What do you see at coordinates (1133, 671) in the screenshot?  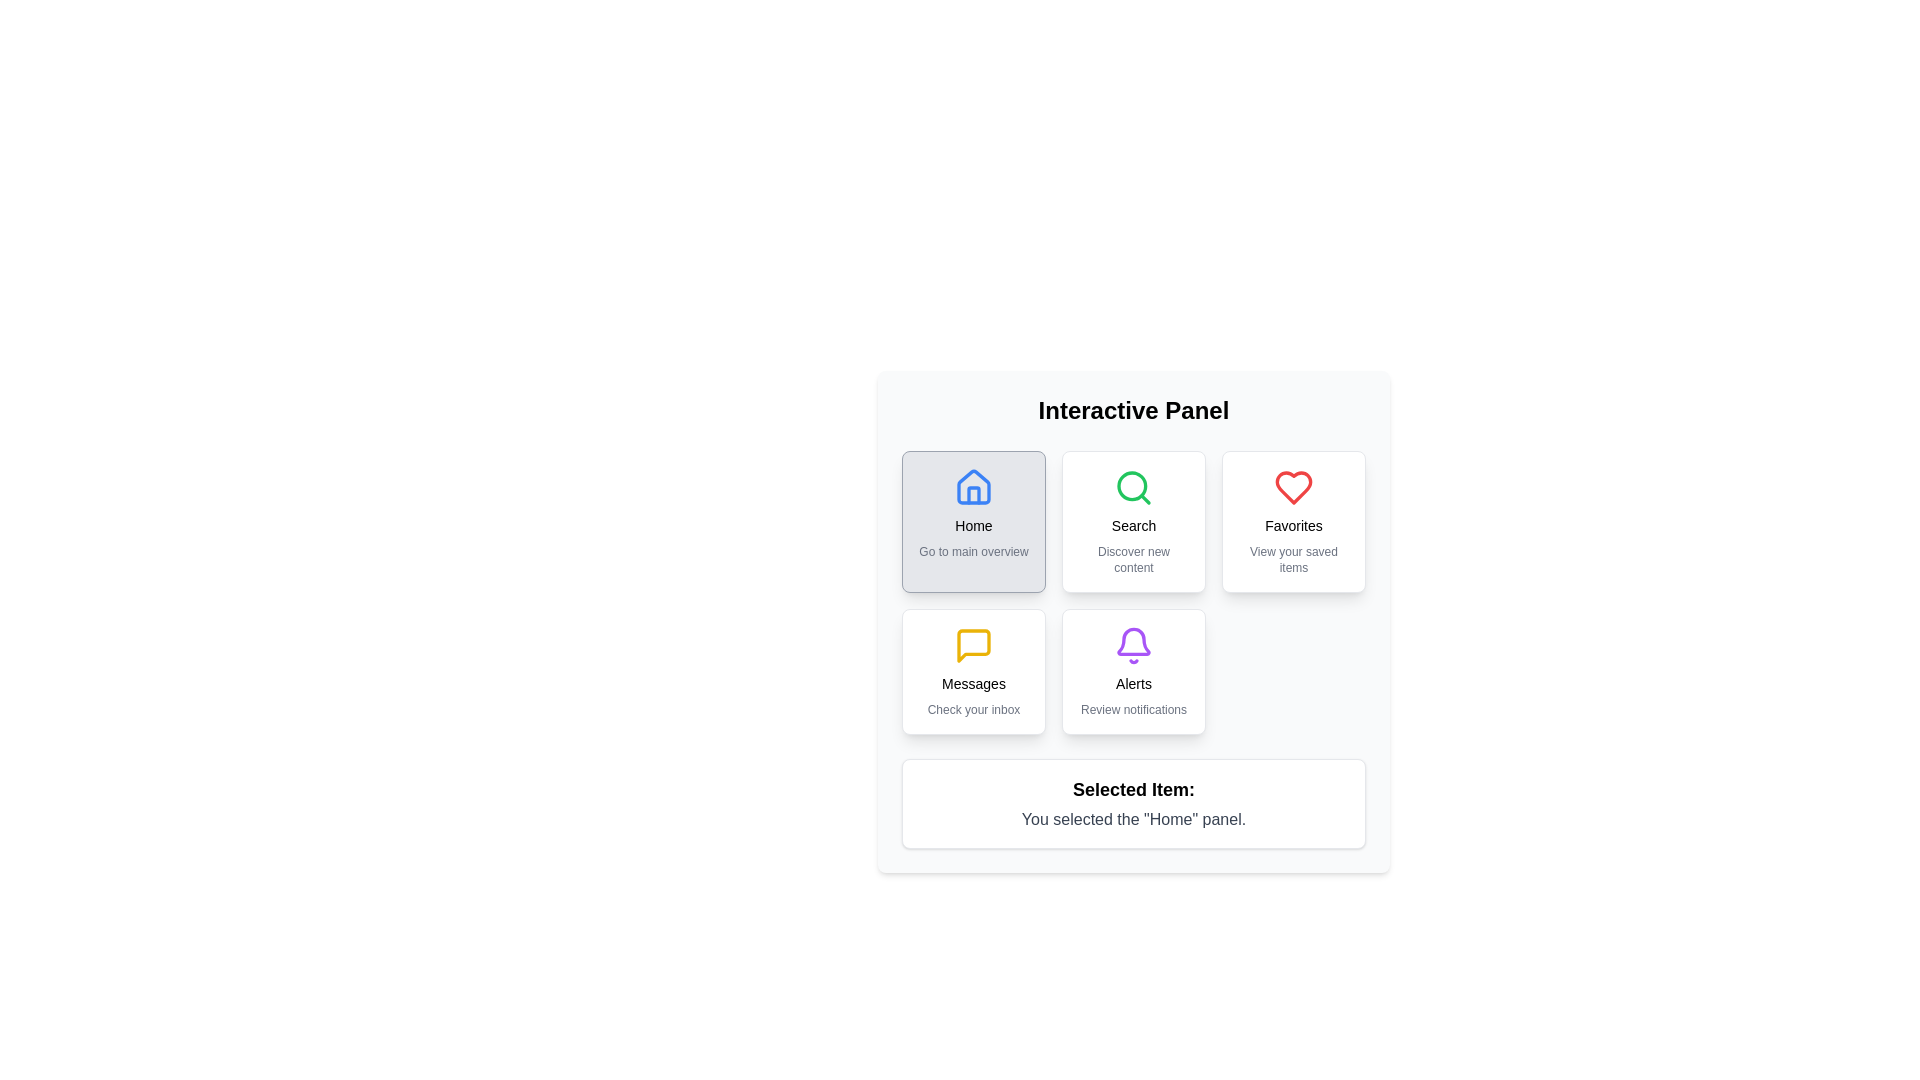 I see `the fifth card in the grid, which has a white background, rounded corners, a purple bell icon at the top, and the text 'Alerts' to trigger hover effects` at bounding box center [1133, 671].